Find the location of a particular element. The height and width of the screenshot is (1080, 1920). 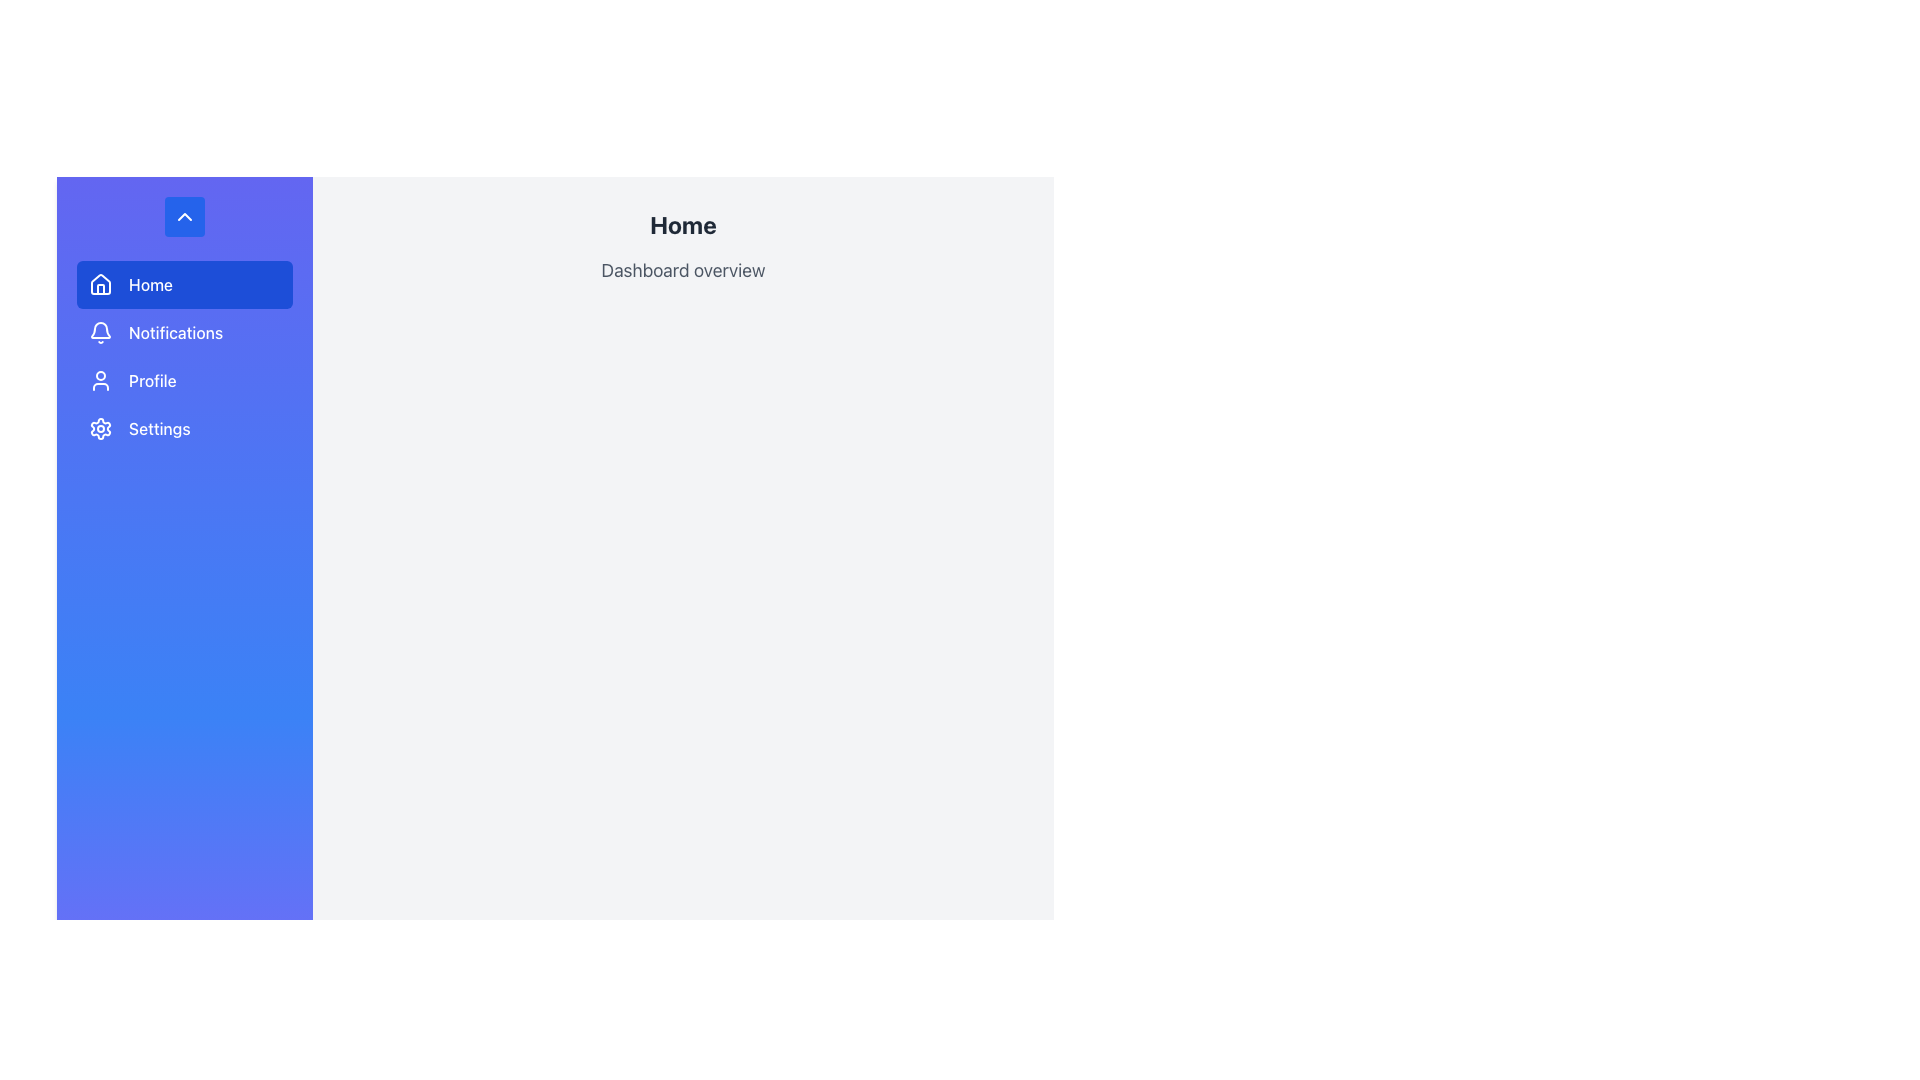

the navigation button located second from the top in the vertical list of options in the left sidebar is located at coordinates (185, 331).